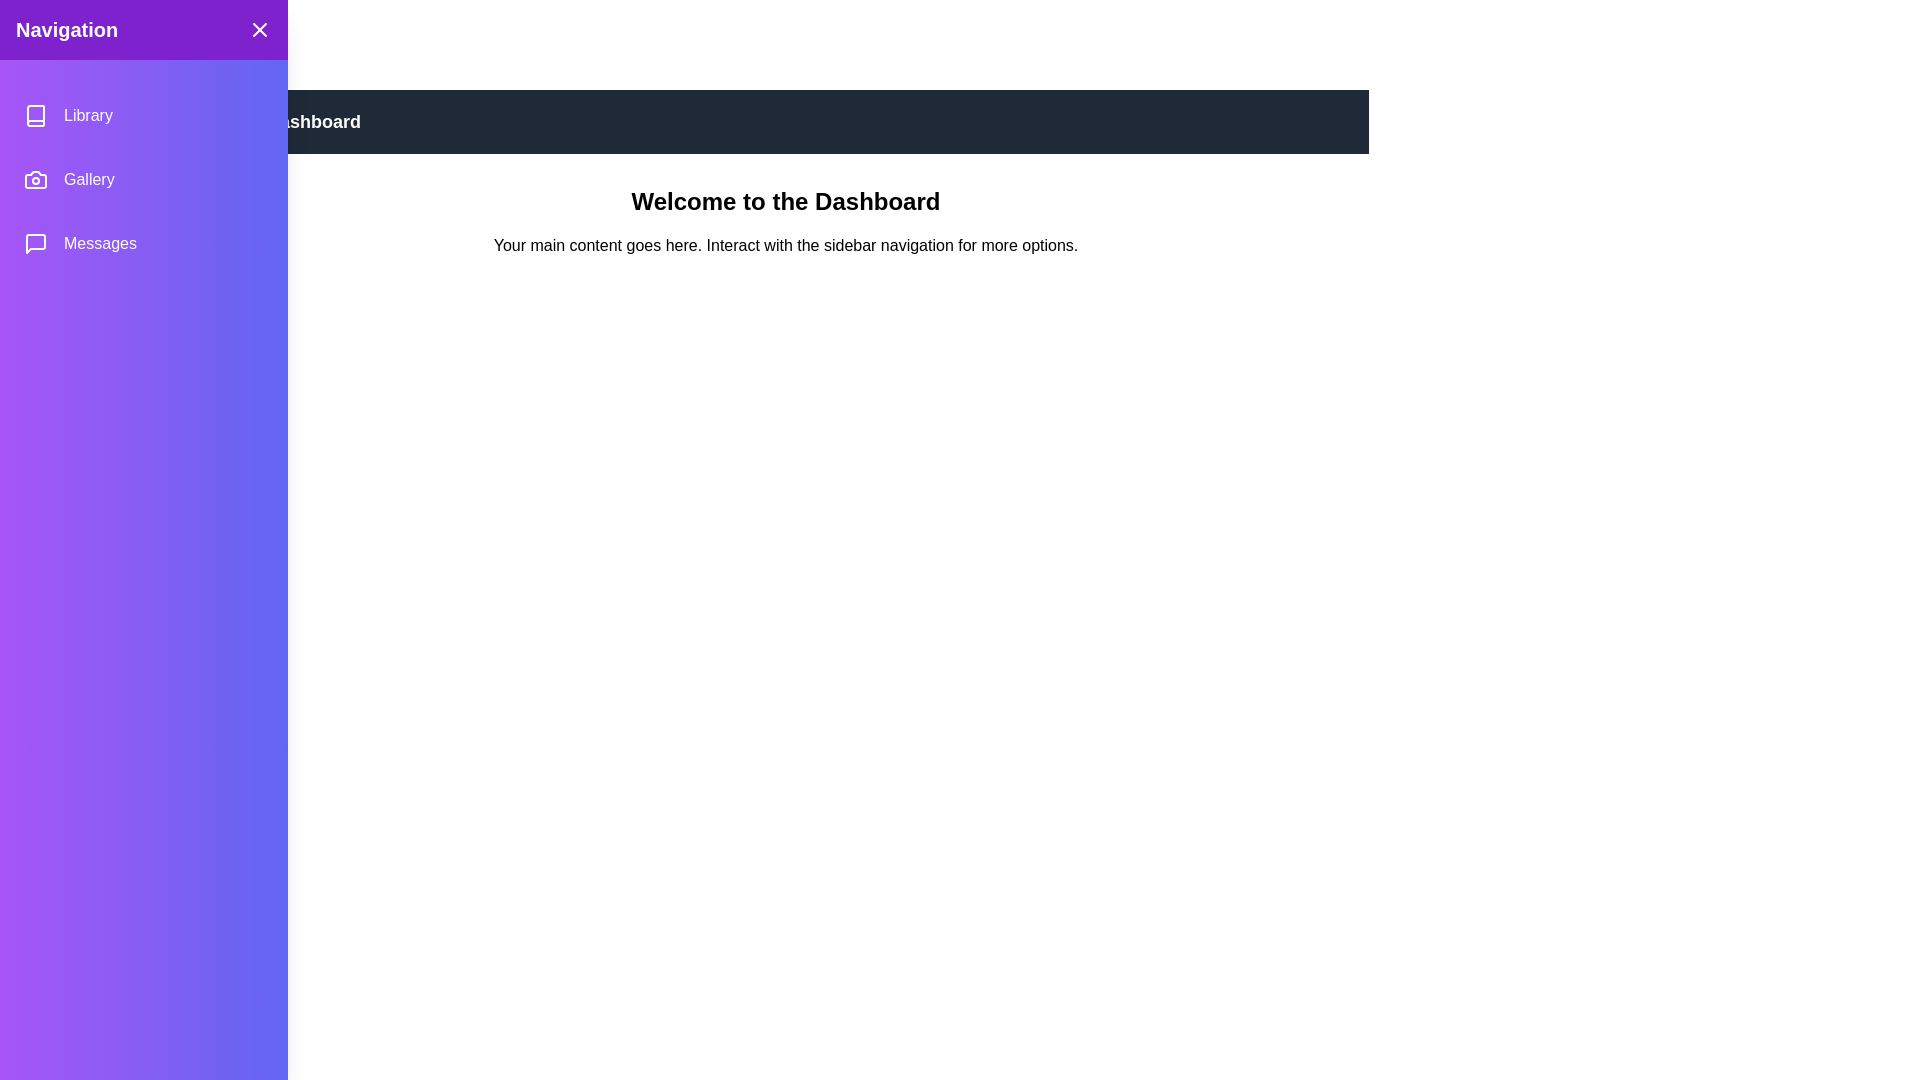 This screenshot has height=1080, width=1920. Describe the element at coordinates (88, 180) in the screenshot. I see `the 'Gallery' text label in the sidebar navigation` at that location.